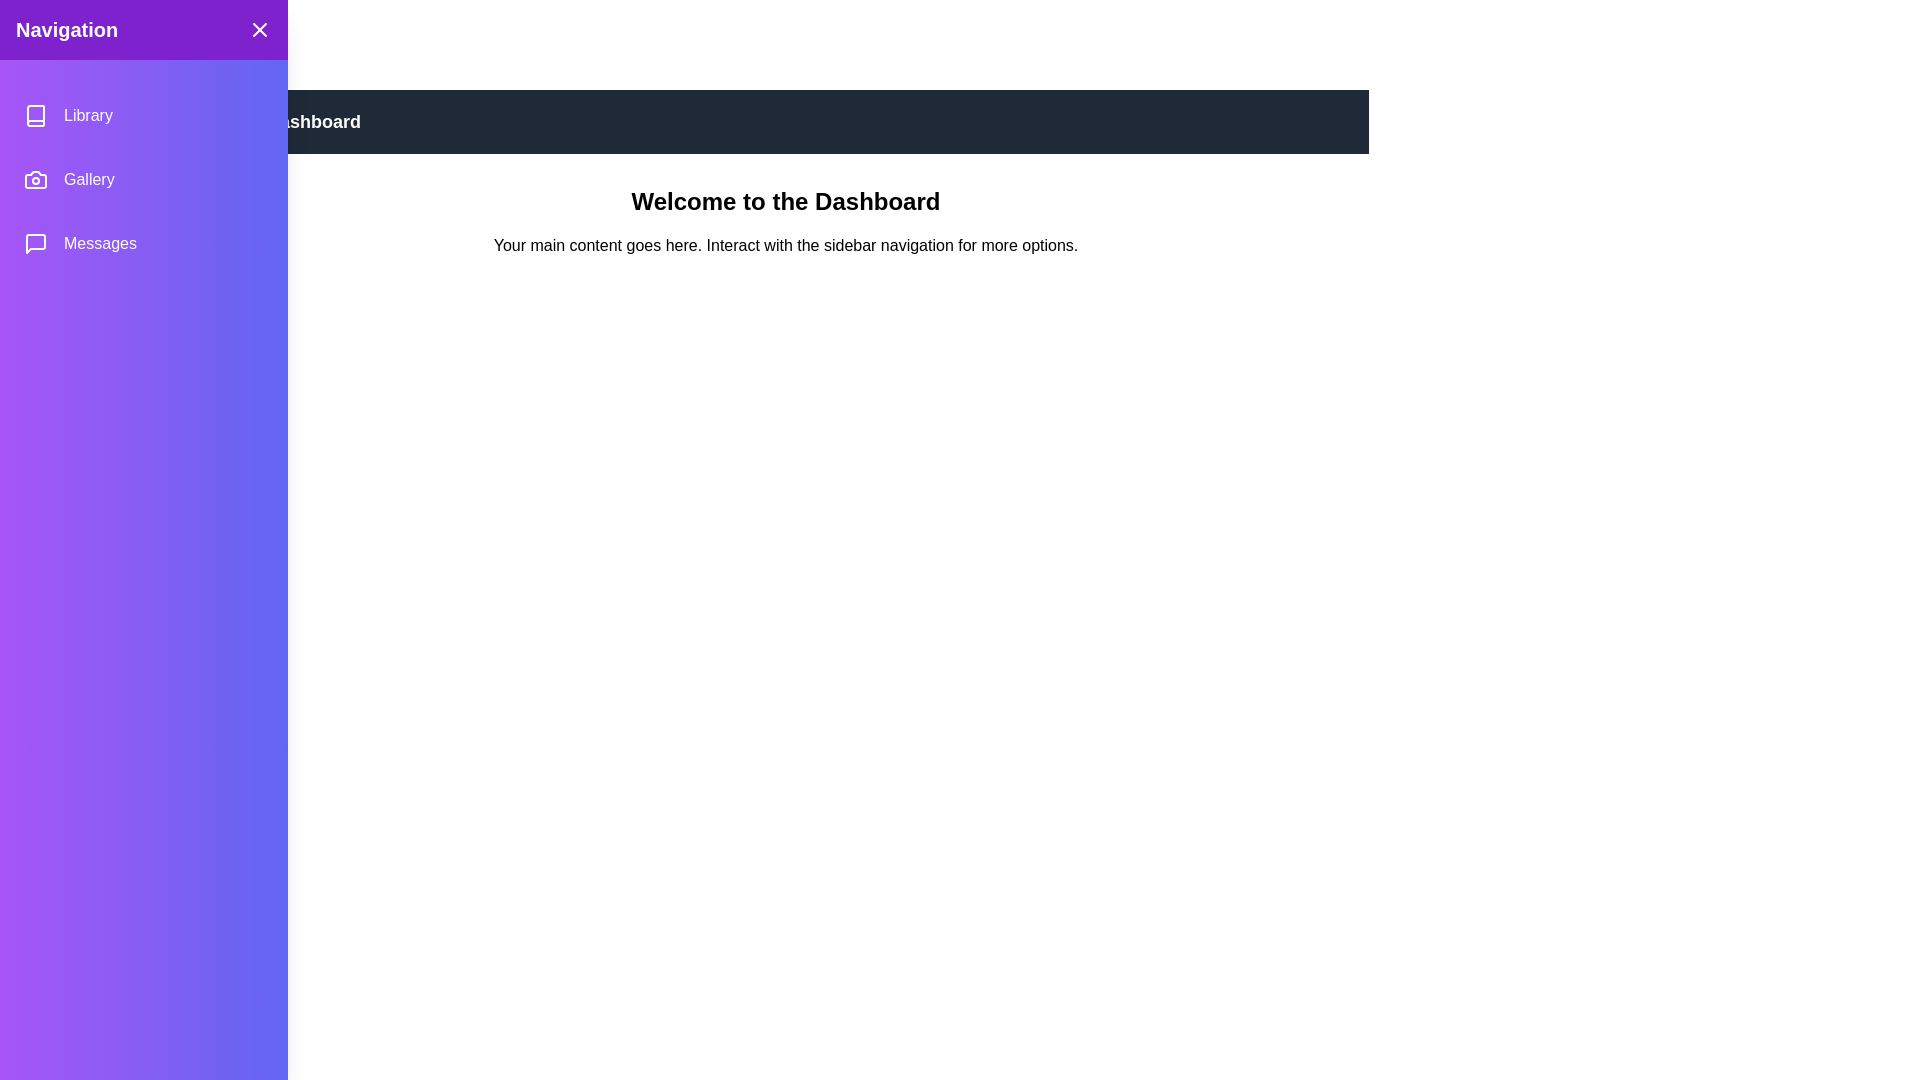 This screenshot has height=1080, width=1920. Describe the element at coordinates (88, 180) in the screenshot. I see `the 'Gallery' text label in the sidebar navigation` at that location.